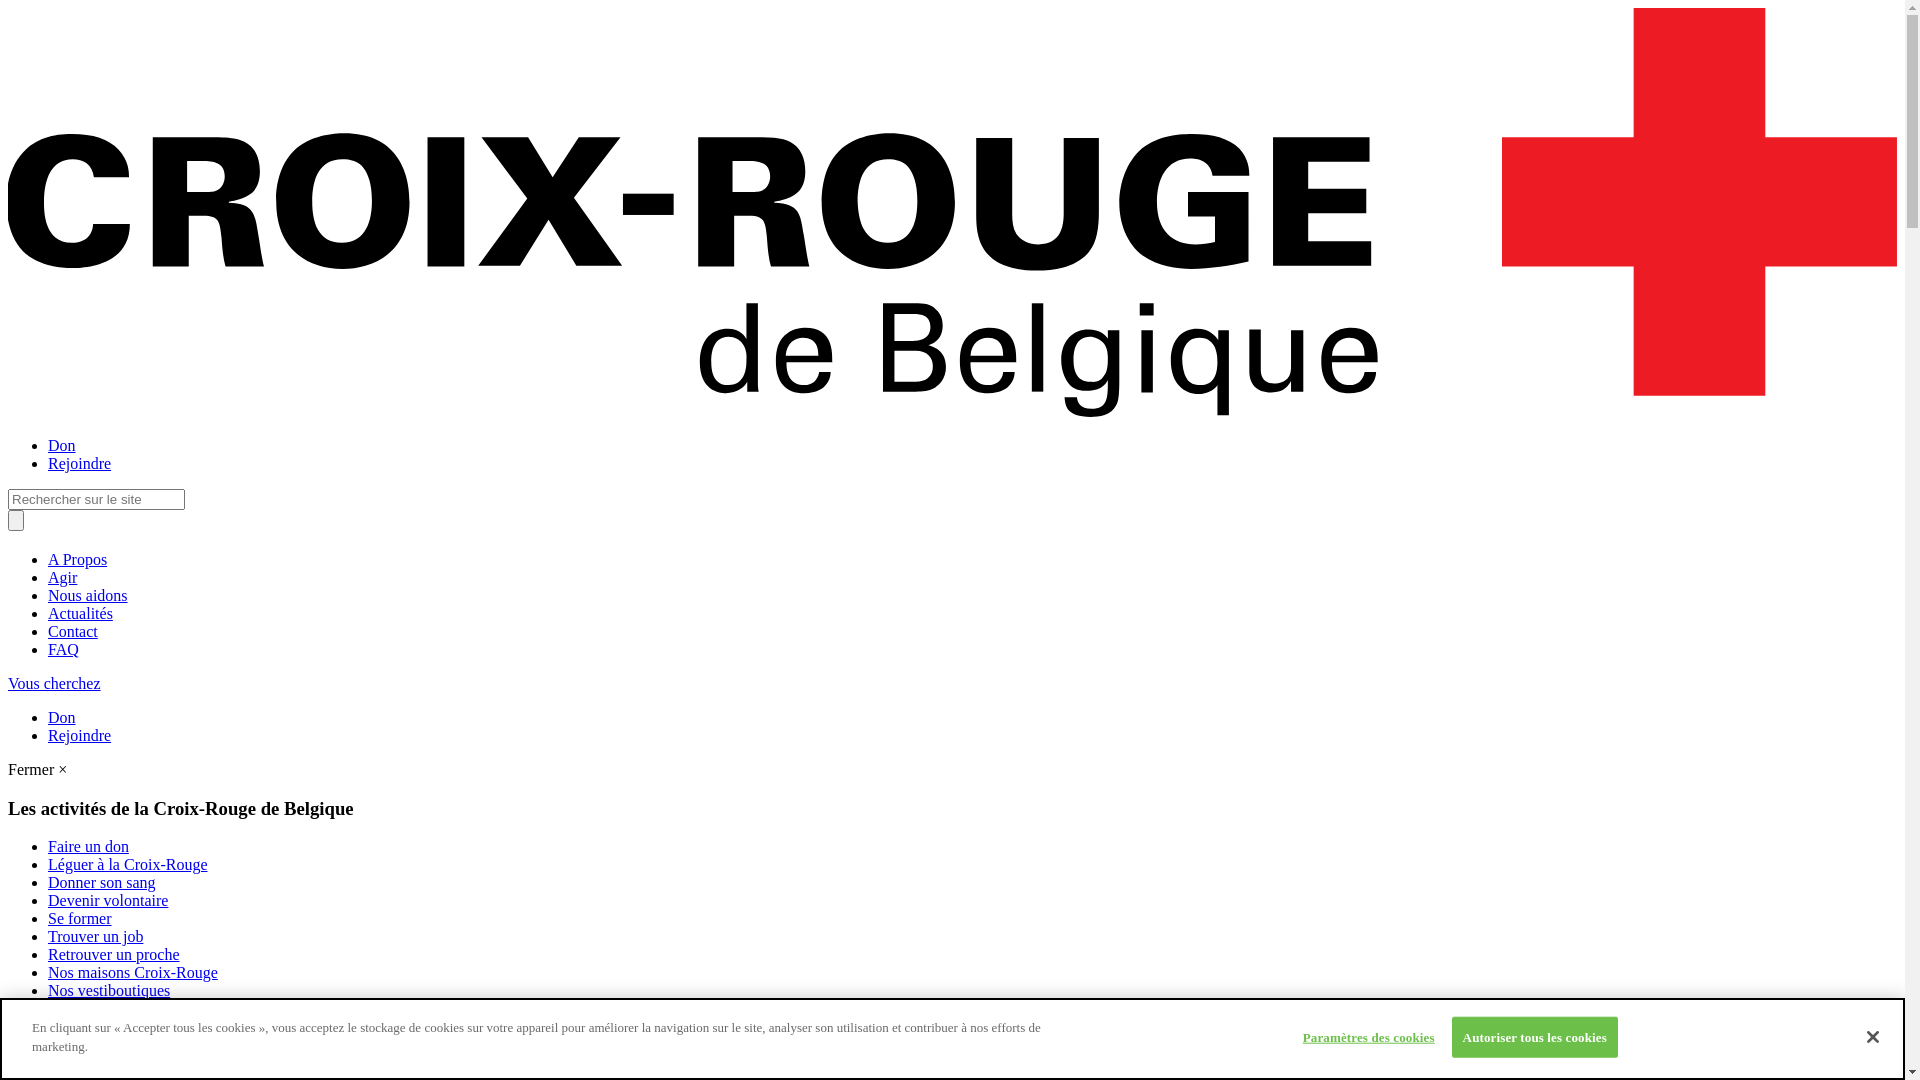 The width and height of the screenshot is (1920, 1080). I want to click on 'Vous cherchez', so click(54, 682).